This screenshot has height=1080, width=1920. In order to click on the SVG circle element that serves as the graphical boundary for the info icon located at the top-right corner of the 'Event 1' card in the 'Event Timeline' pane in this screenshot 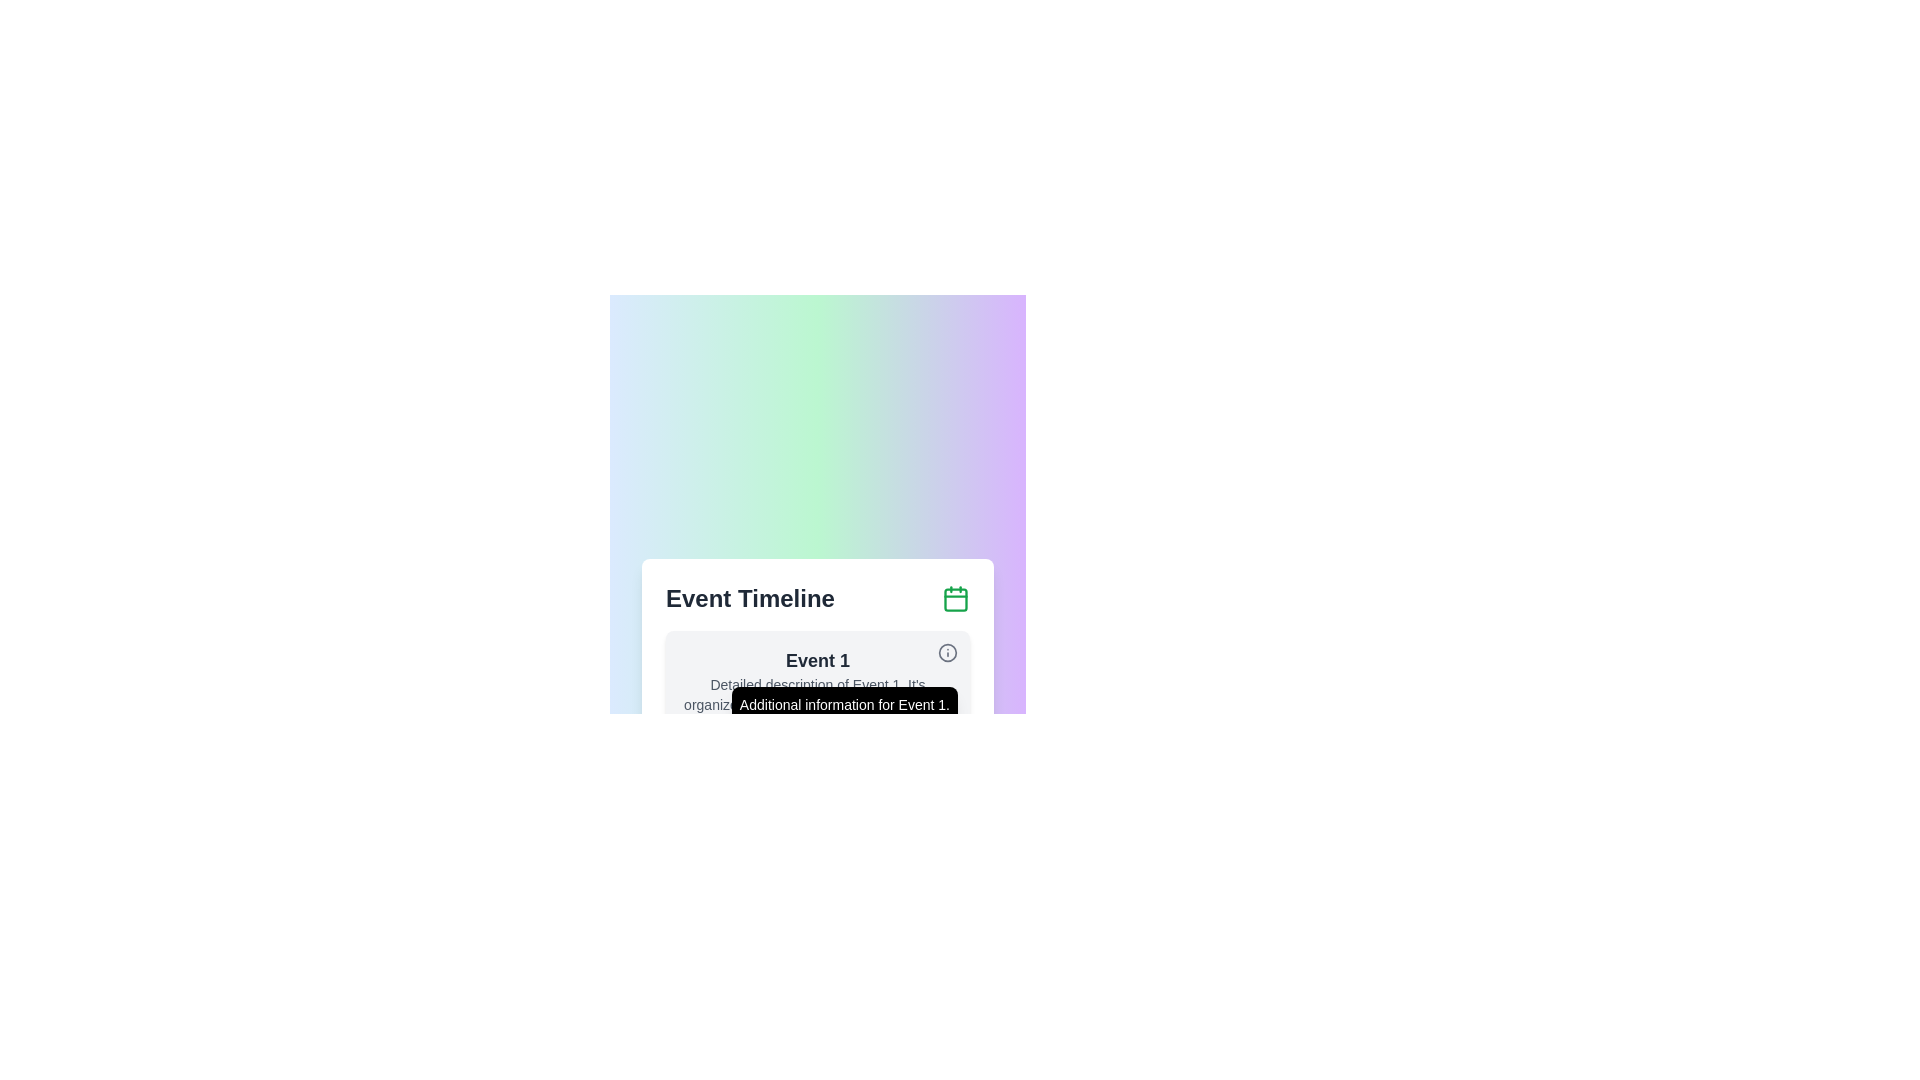, I will do `click(947, 652)`.